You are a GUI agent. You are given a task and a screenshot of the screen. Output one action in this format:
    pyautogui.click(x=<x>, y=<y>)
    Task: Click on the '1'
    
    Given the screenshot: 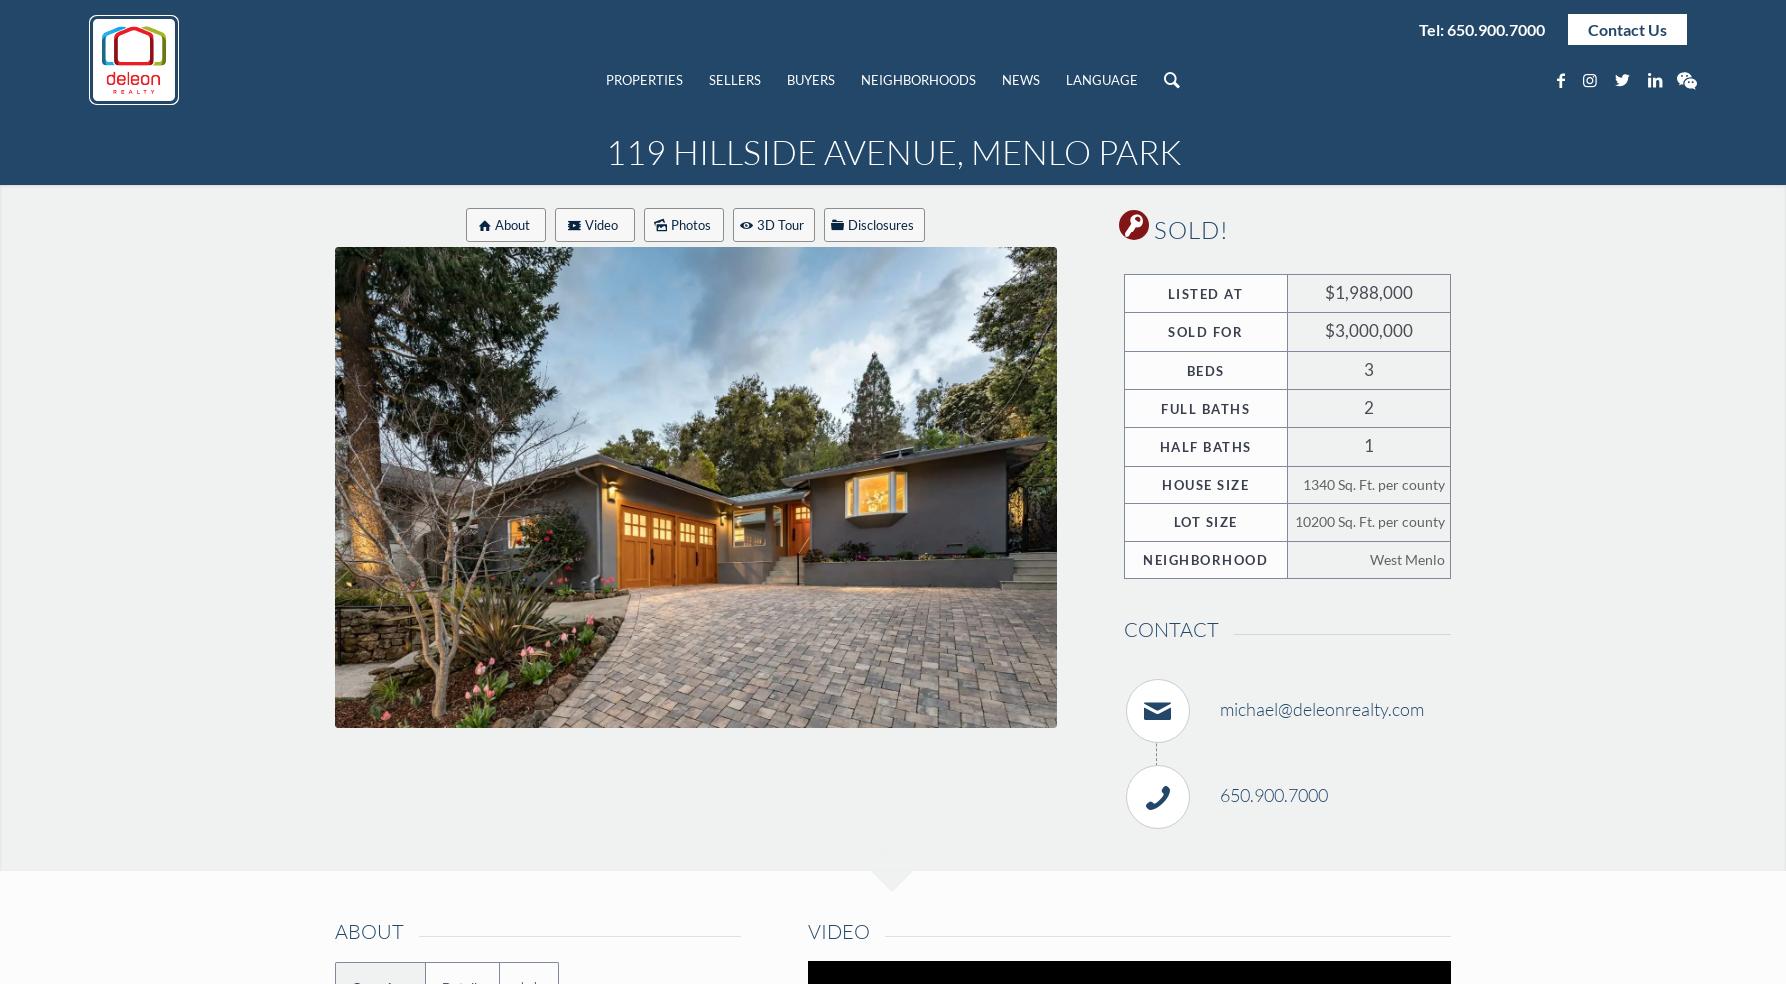 What is the action you would take?
    pyautogui.click(x=1362, y=445)
    